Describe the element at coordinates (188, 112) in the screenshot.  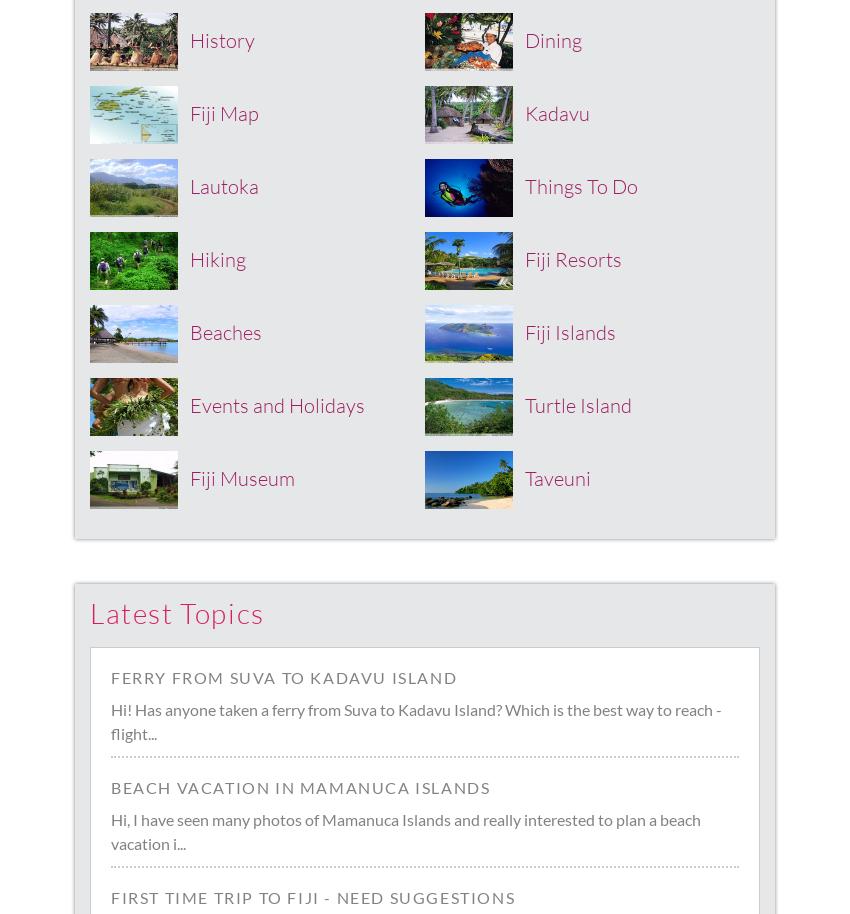
I see `'Fiji Map'` at that location.